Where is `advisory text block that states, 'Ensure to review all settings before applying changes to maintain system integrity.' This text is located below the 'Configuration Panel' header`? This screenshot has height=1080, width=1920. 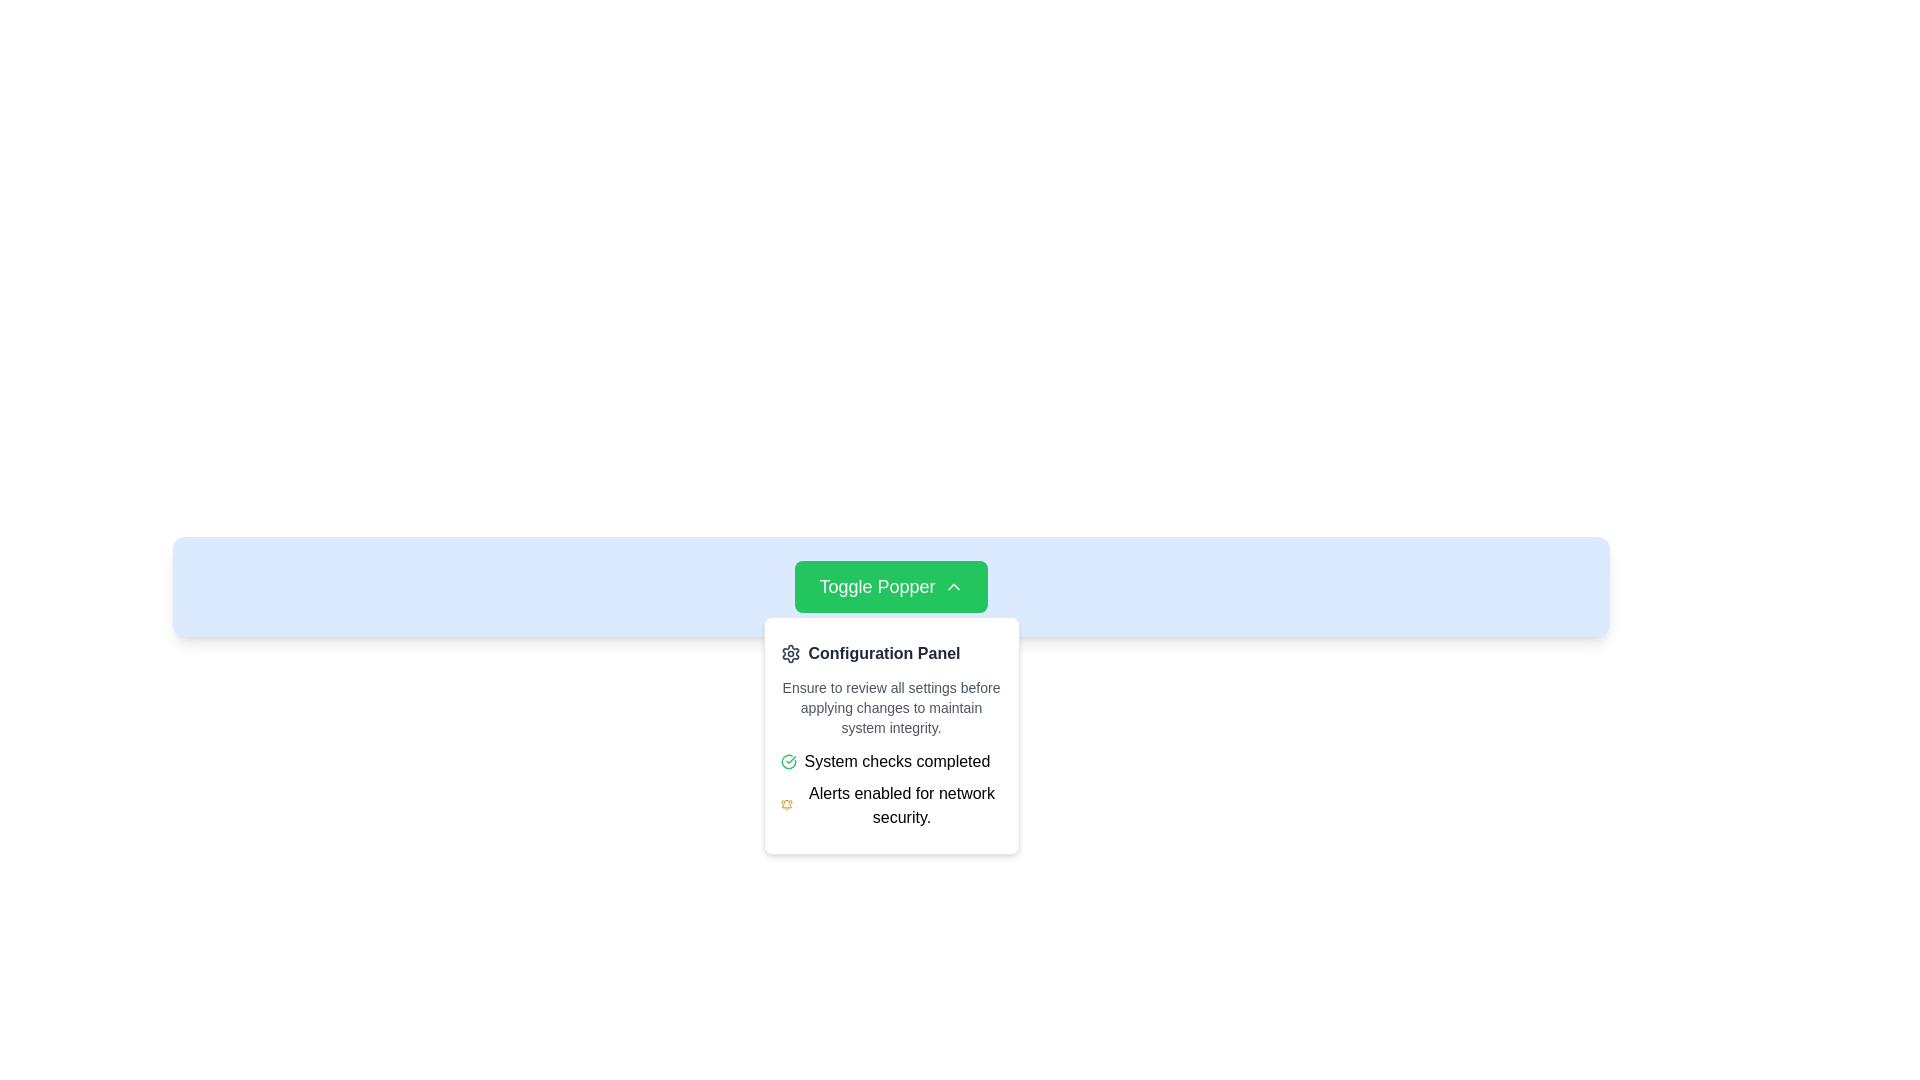
advisory text block that states, 'Ensure to review all settings before applying changes to maintain system integrity.' This text is located below the 'Configuration Panel' header is located at coordinates (890, 707).